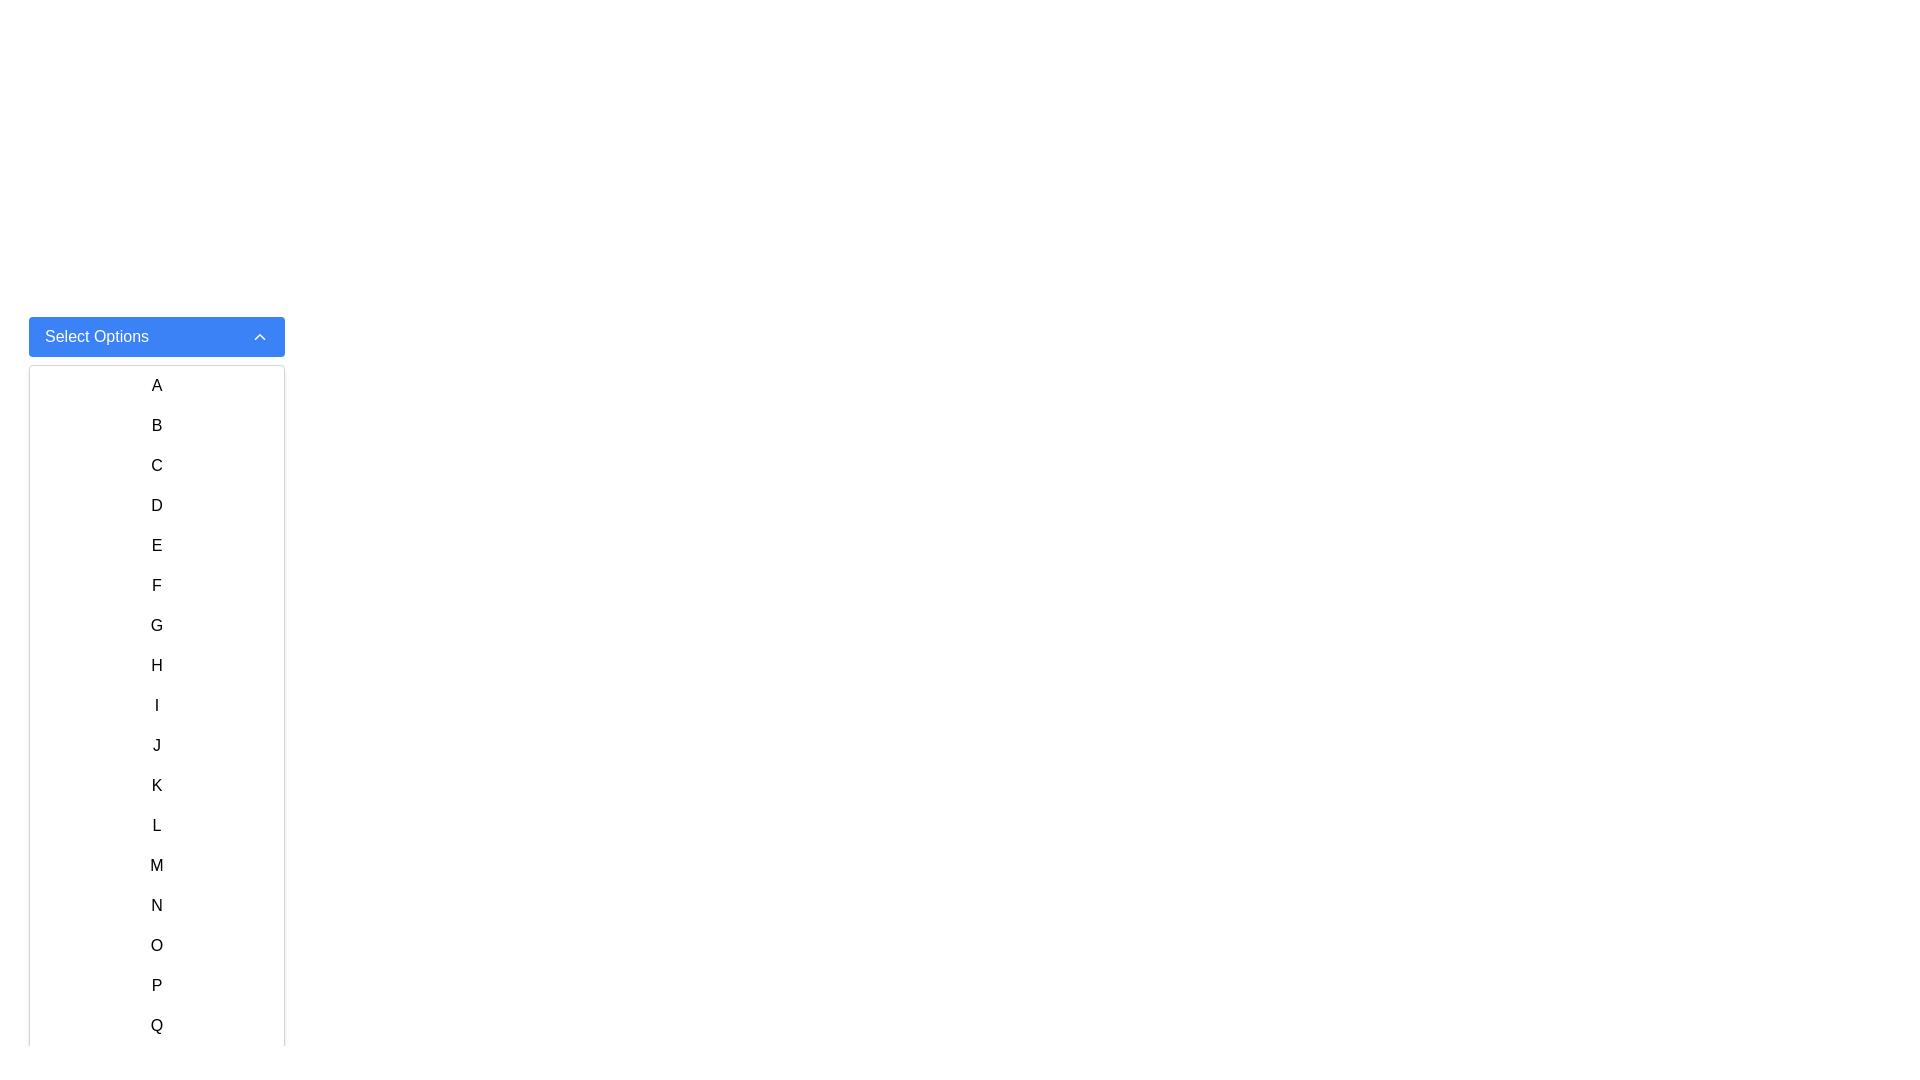 The width and height of the screenshot is (1920, 1080). Describe the element at coordinates (156, 825) in the screenshot. I see `the letter 'L' in the selectable list` at that location.